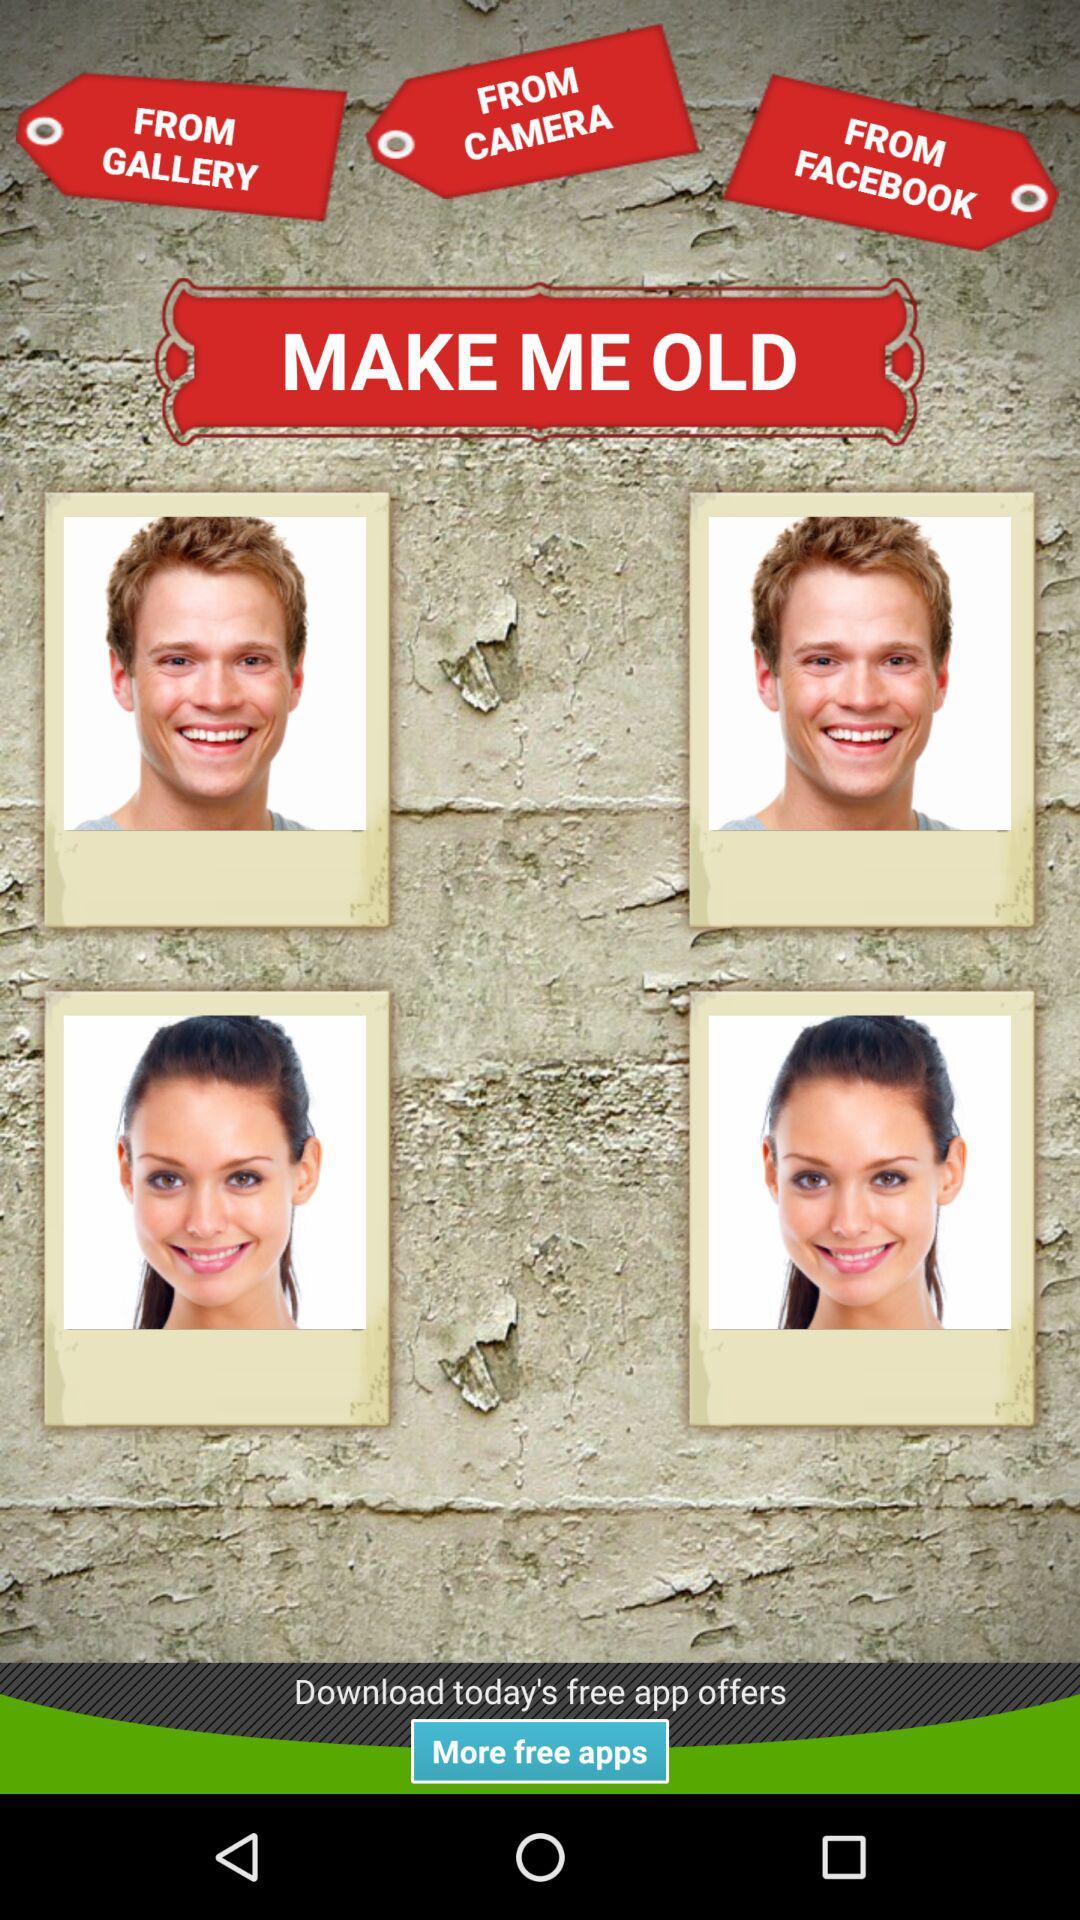  What do you see at coordinates (531, 109) in the screenshot?
I see `the item to the right of the from` at bounding box center [531, 109].